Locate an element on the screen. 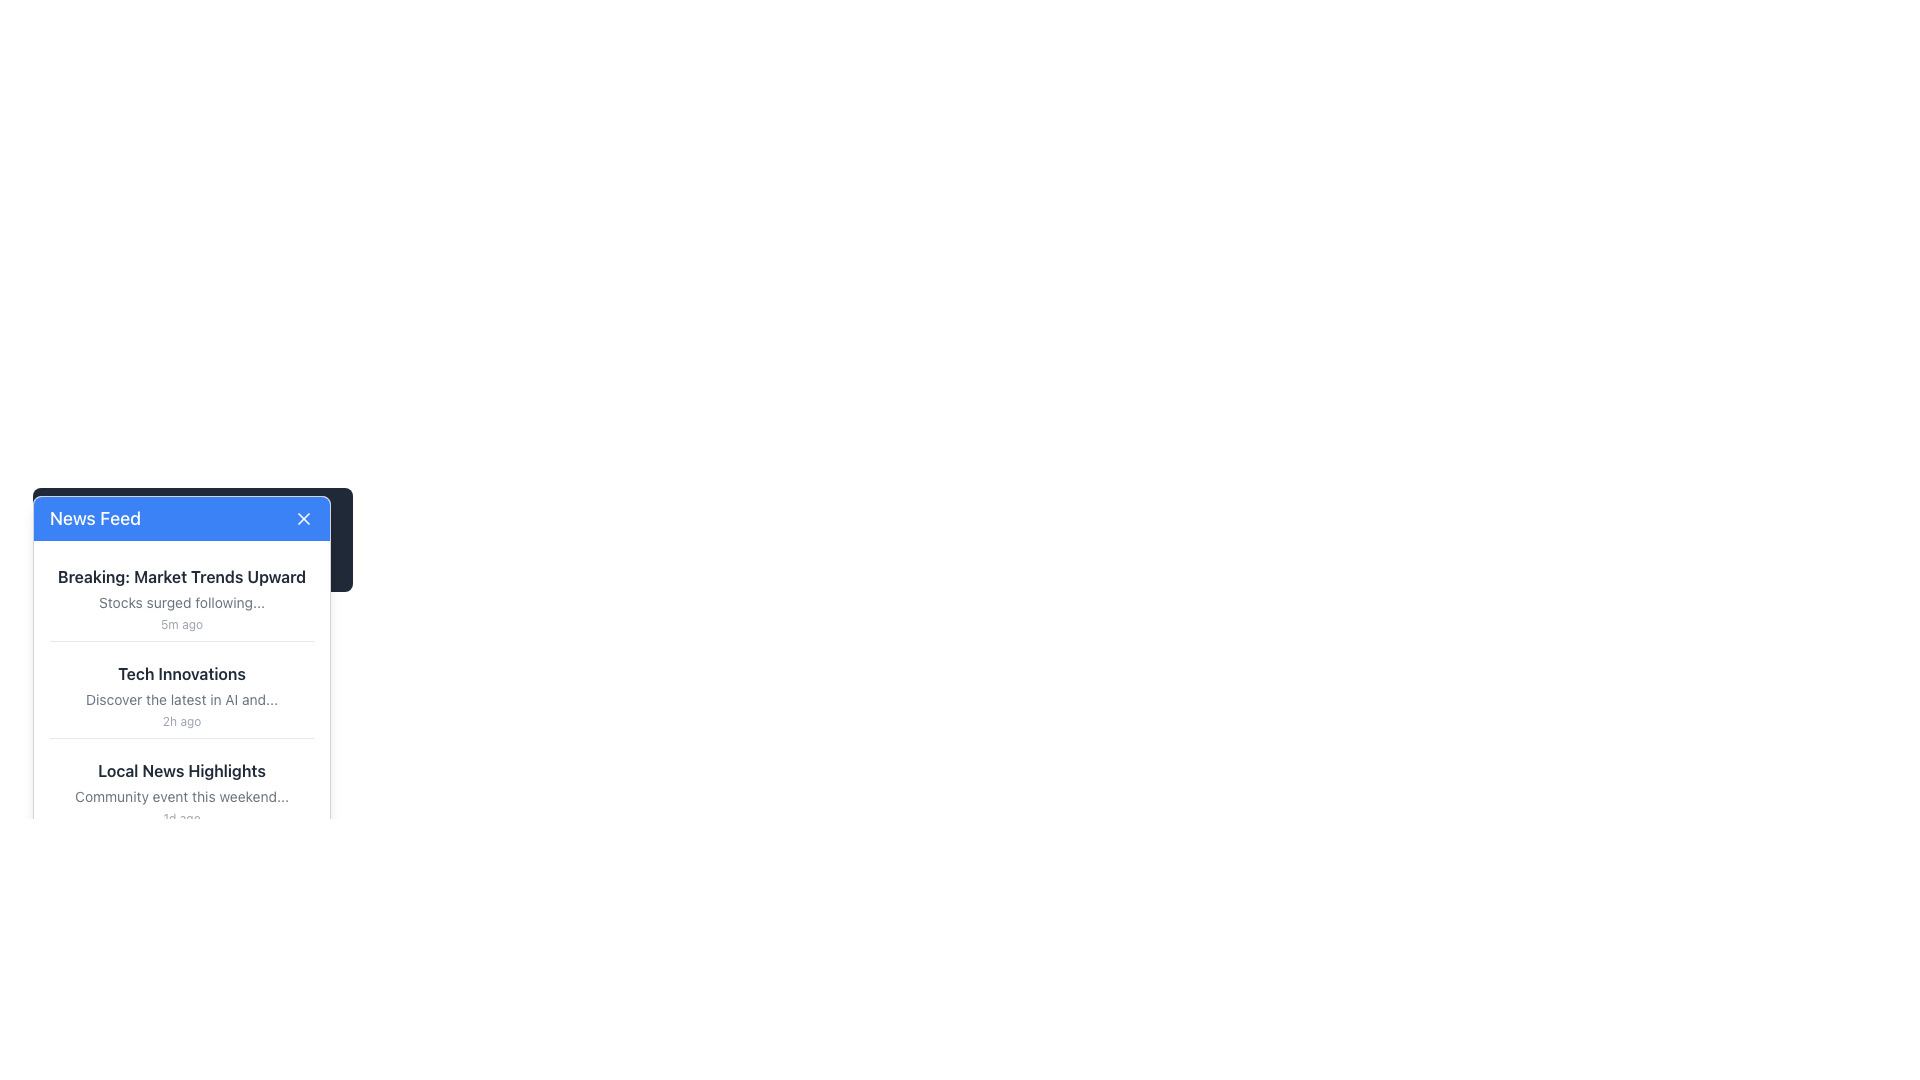 The height and width of the screenshot is (1080, 1920). the text element displaying the message 'Community event this weekend...' located beneath the title 'Local News Highlights' is located at coordinates (182, 796).